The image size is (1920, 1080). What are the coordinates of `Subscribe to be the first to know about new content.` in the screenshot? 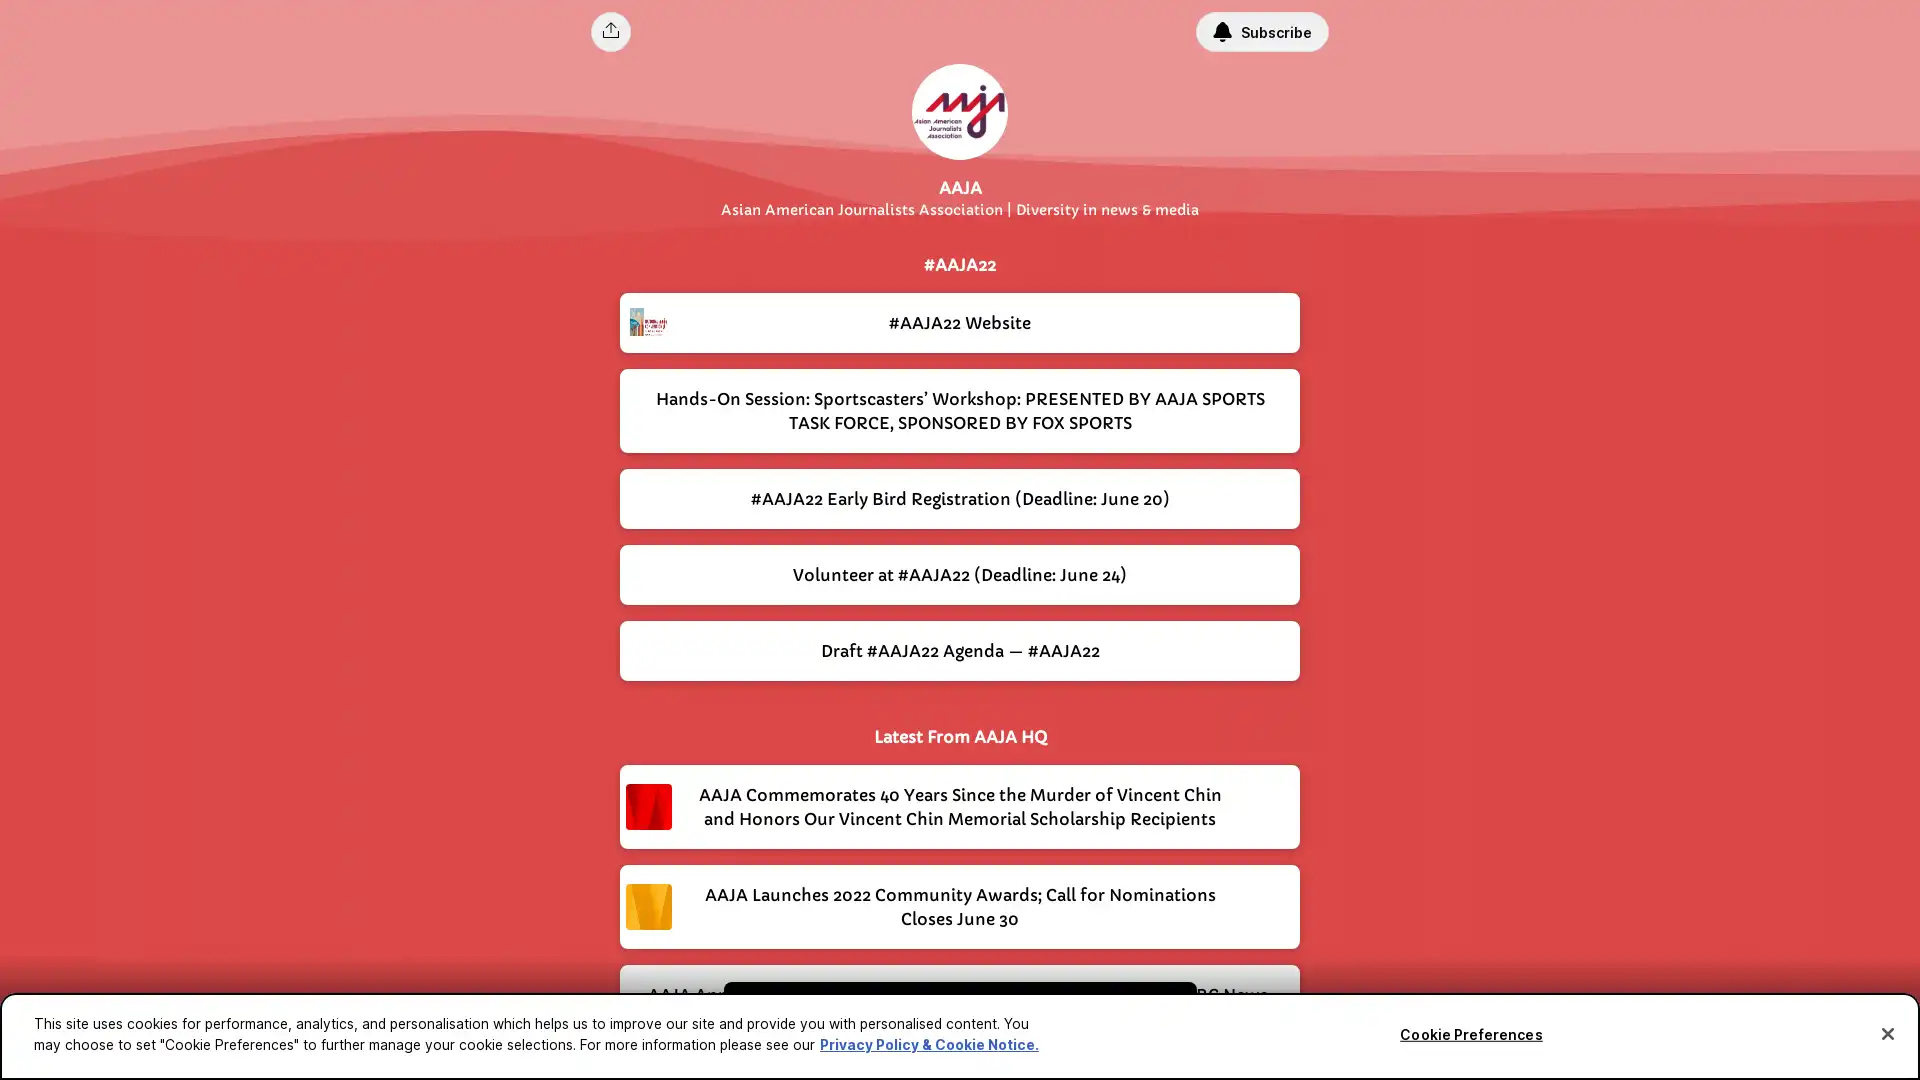 It's located at (945, 1018).